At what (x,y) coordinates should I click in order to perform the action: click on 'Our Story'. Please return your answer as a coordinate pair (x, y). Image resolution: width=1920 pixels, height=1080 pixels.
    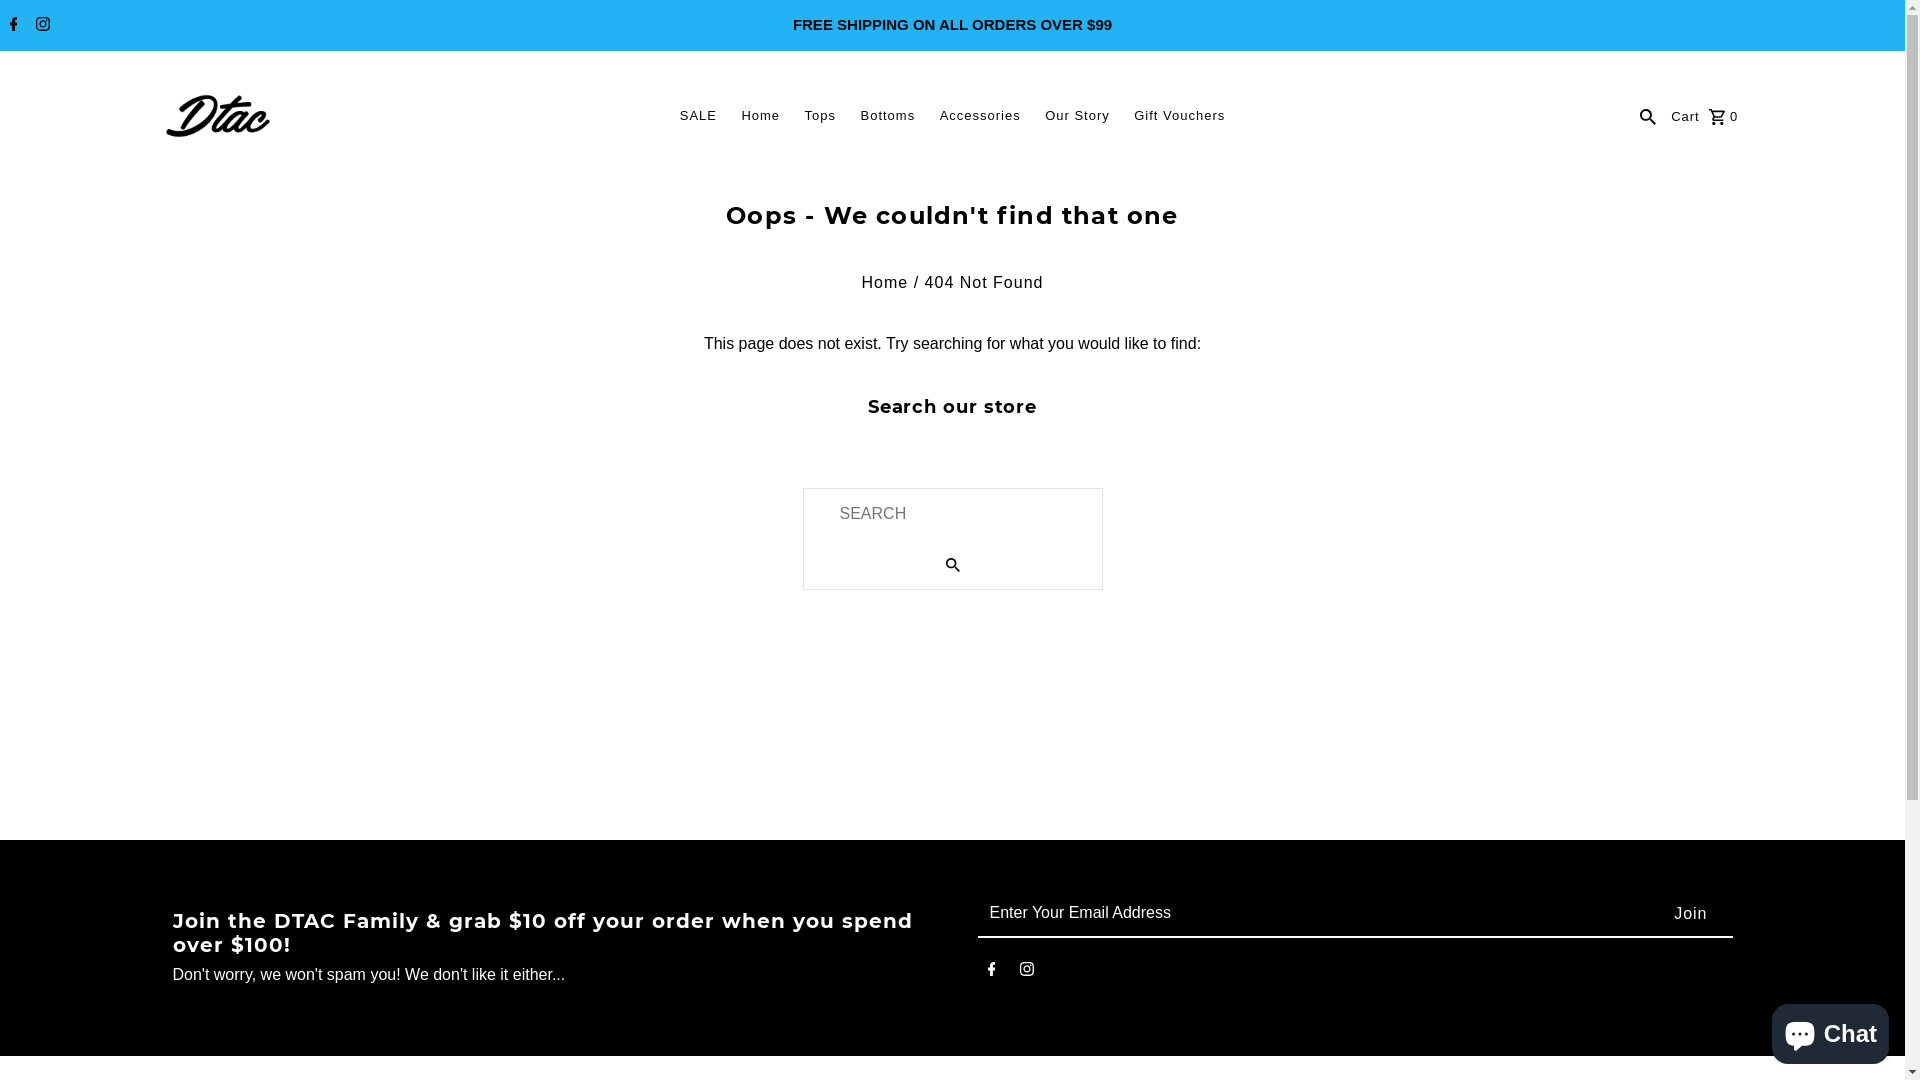
    Looking at the image, I should click on (1076, 115).